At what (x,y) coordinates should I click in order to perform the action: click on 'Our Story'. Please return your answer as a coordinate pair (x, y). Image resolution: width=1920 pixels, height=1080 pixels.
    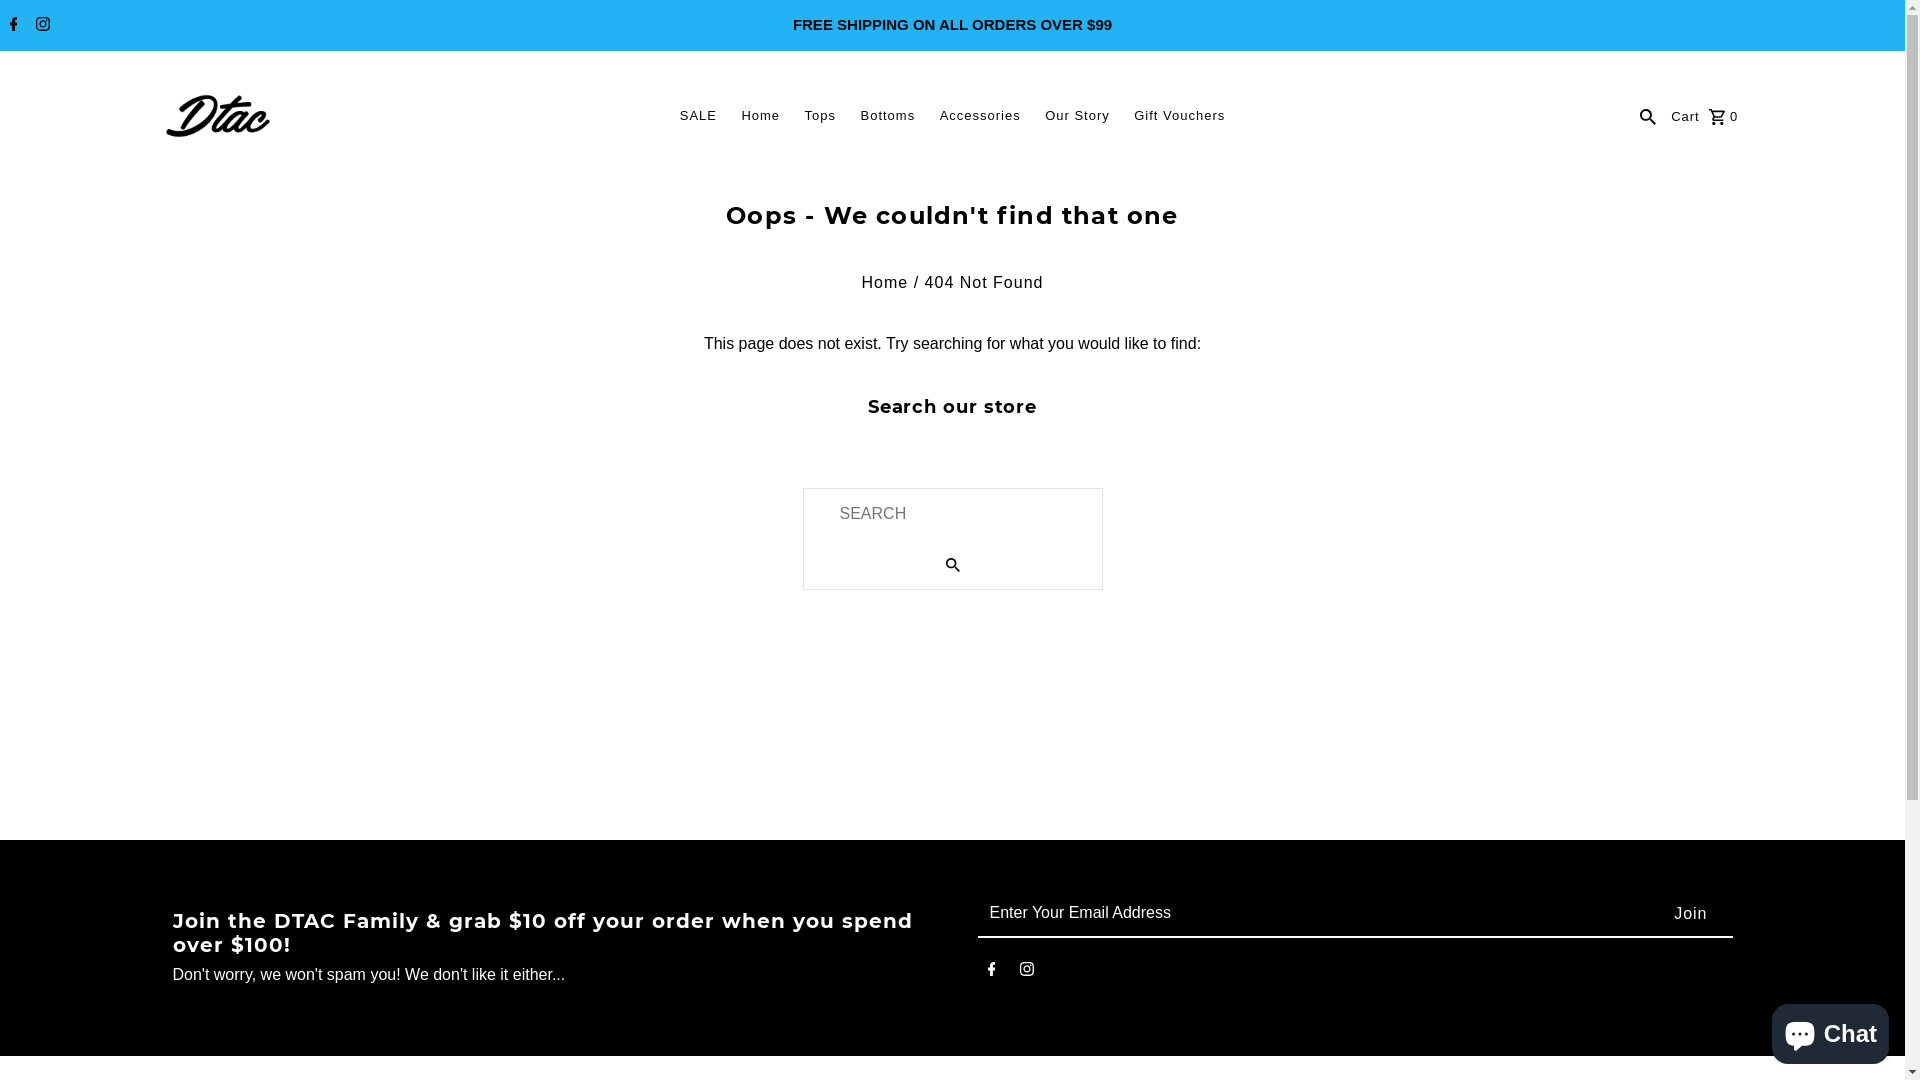
    Looking at the image, I should click on (1076, 115).